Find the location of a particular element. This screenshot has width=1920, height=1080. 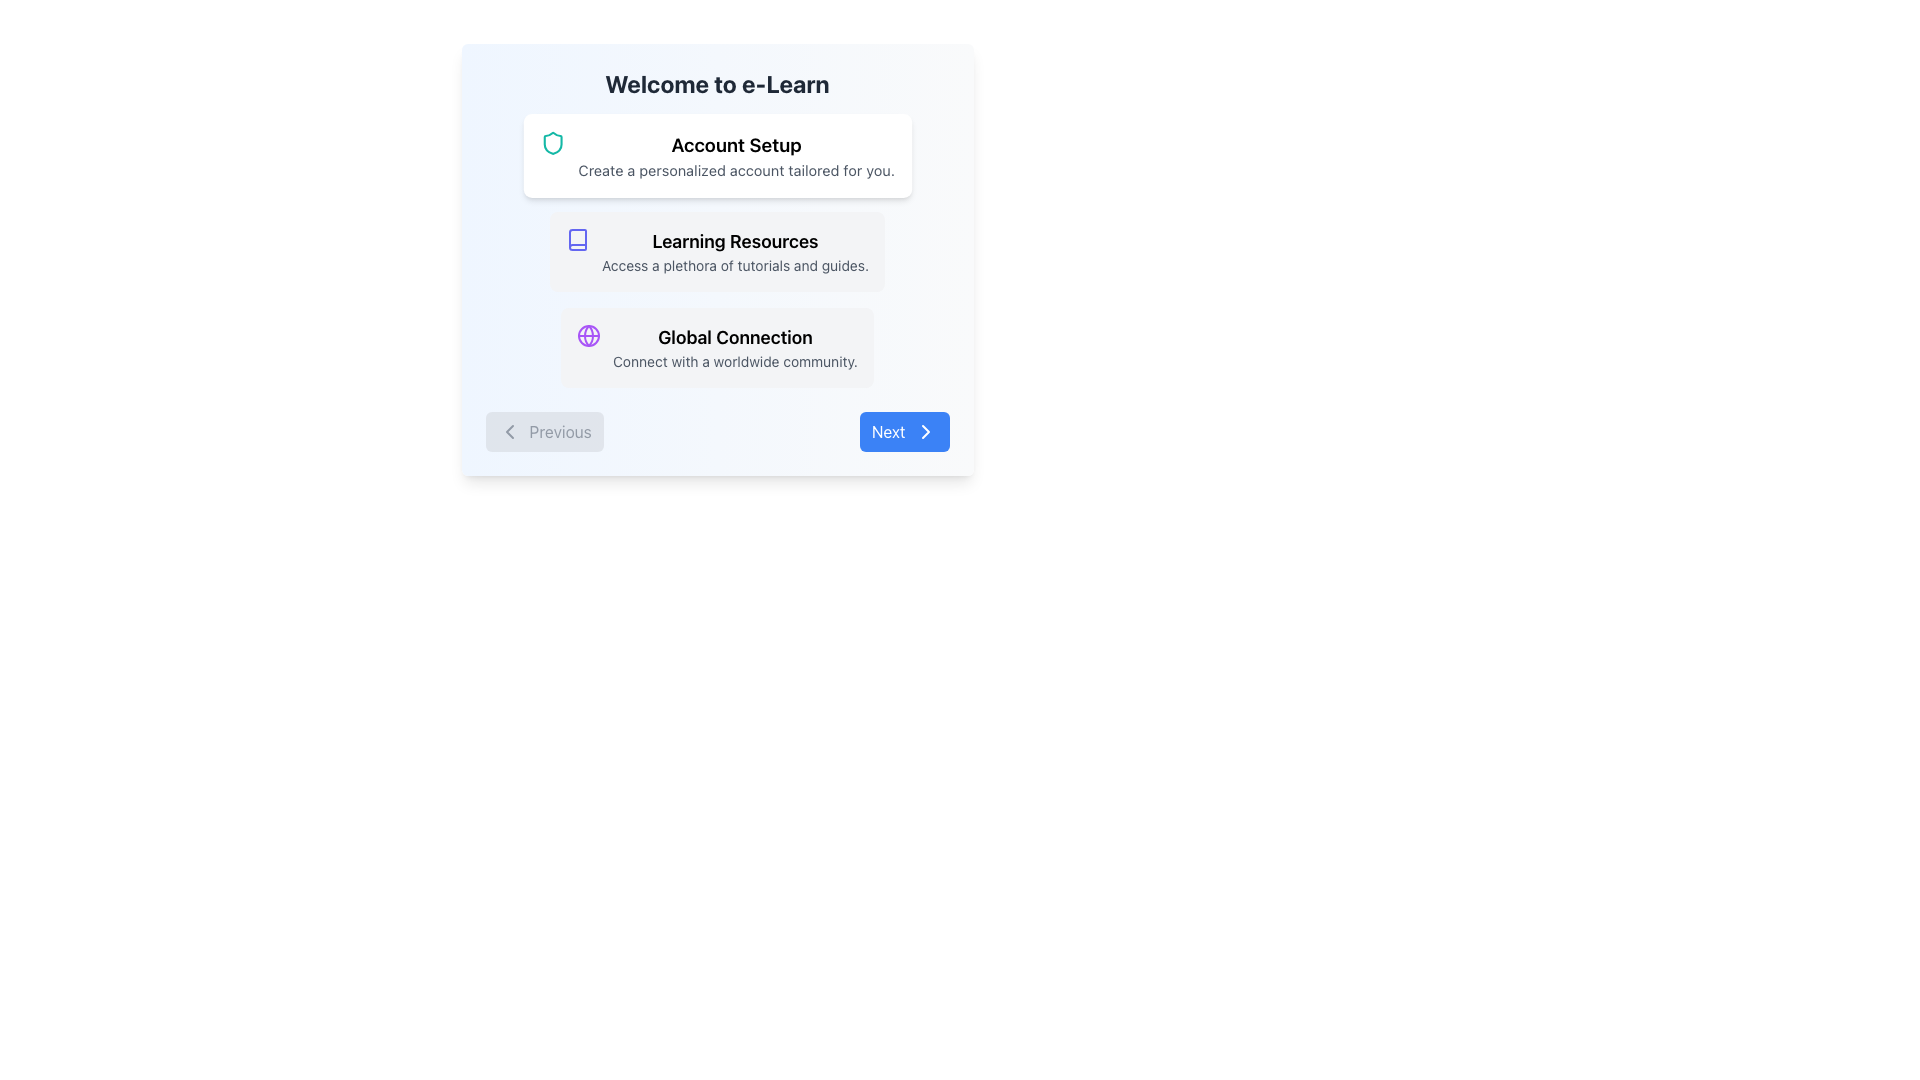

the SVG Icon (Chevron) located to the left of the 'Previous' button in the lower-left corner of the displayed card is located at coordinates (509, 431).